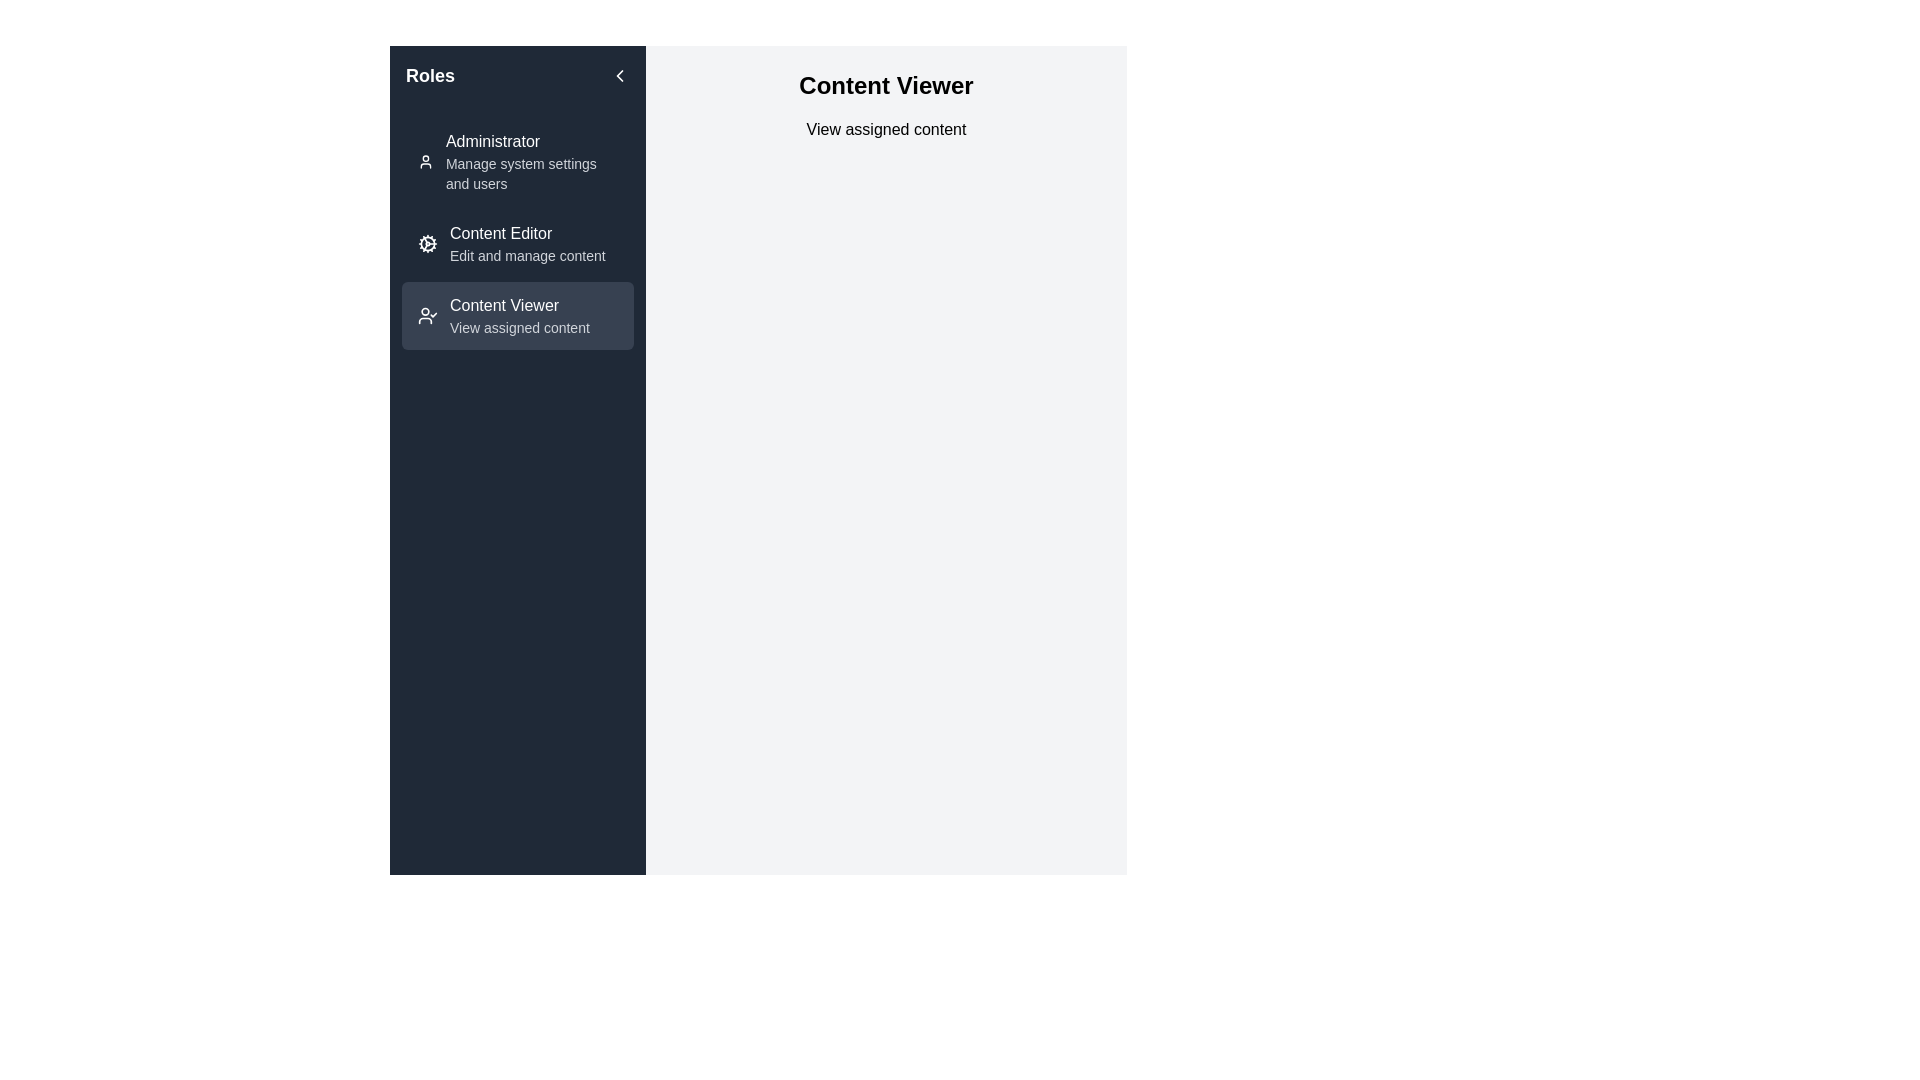  I want to click on the text label that says 'Manage system settings and users', located below the 'Administrator' title in the left navigation sidebar, so click(532, 172).